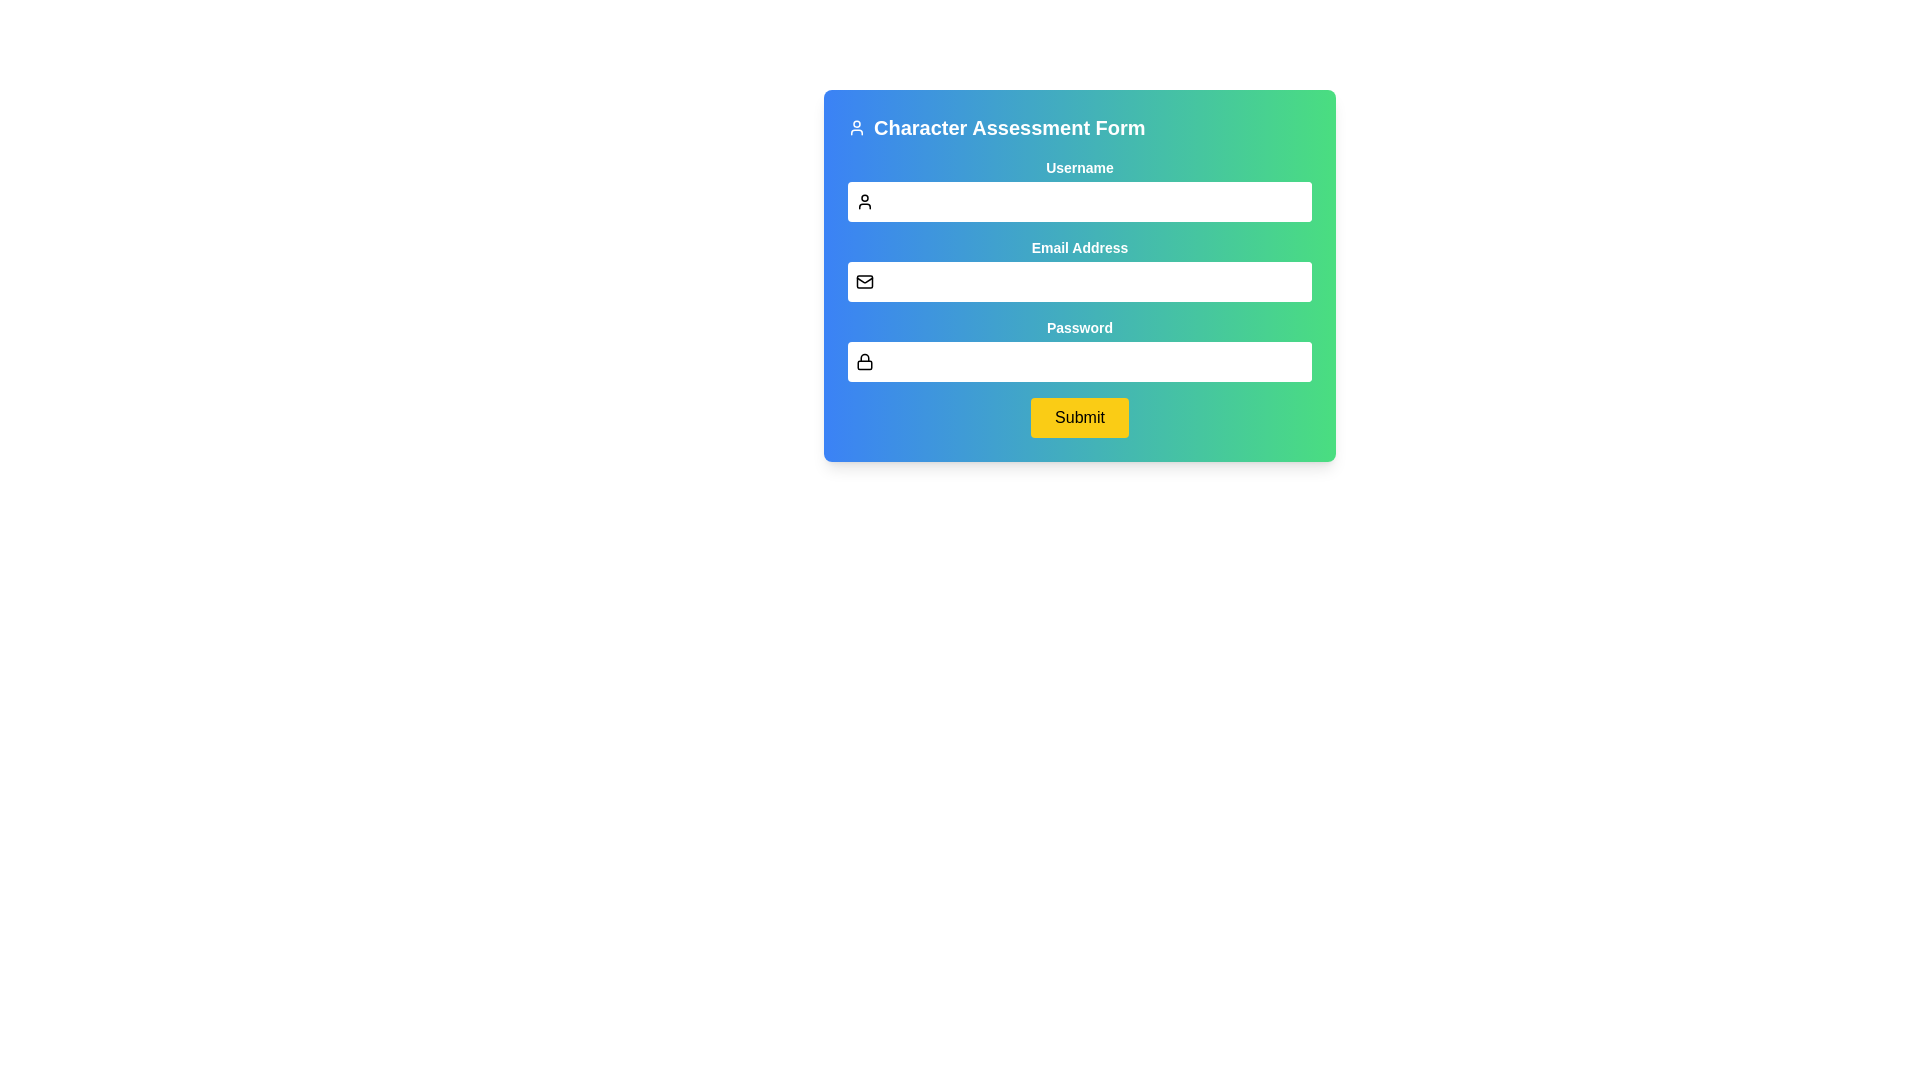 This screenshot has width=1920, height=1080. I want to click on the 'Submit' button located at the bottom of the form, so click(1079, 416).